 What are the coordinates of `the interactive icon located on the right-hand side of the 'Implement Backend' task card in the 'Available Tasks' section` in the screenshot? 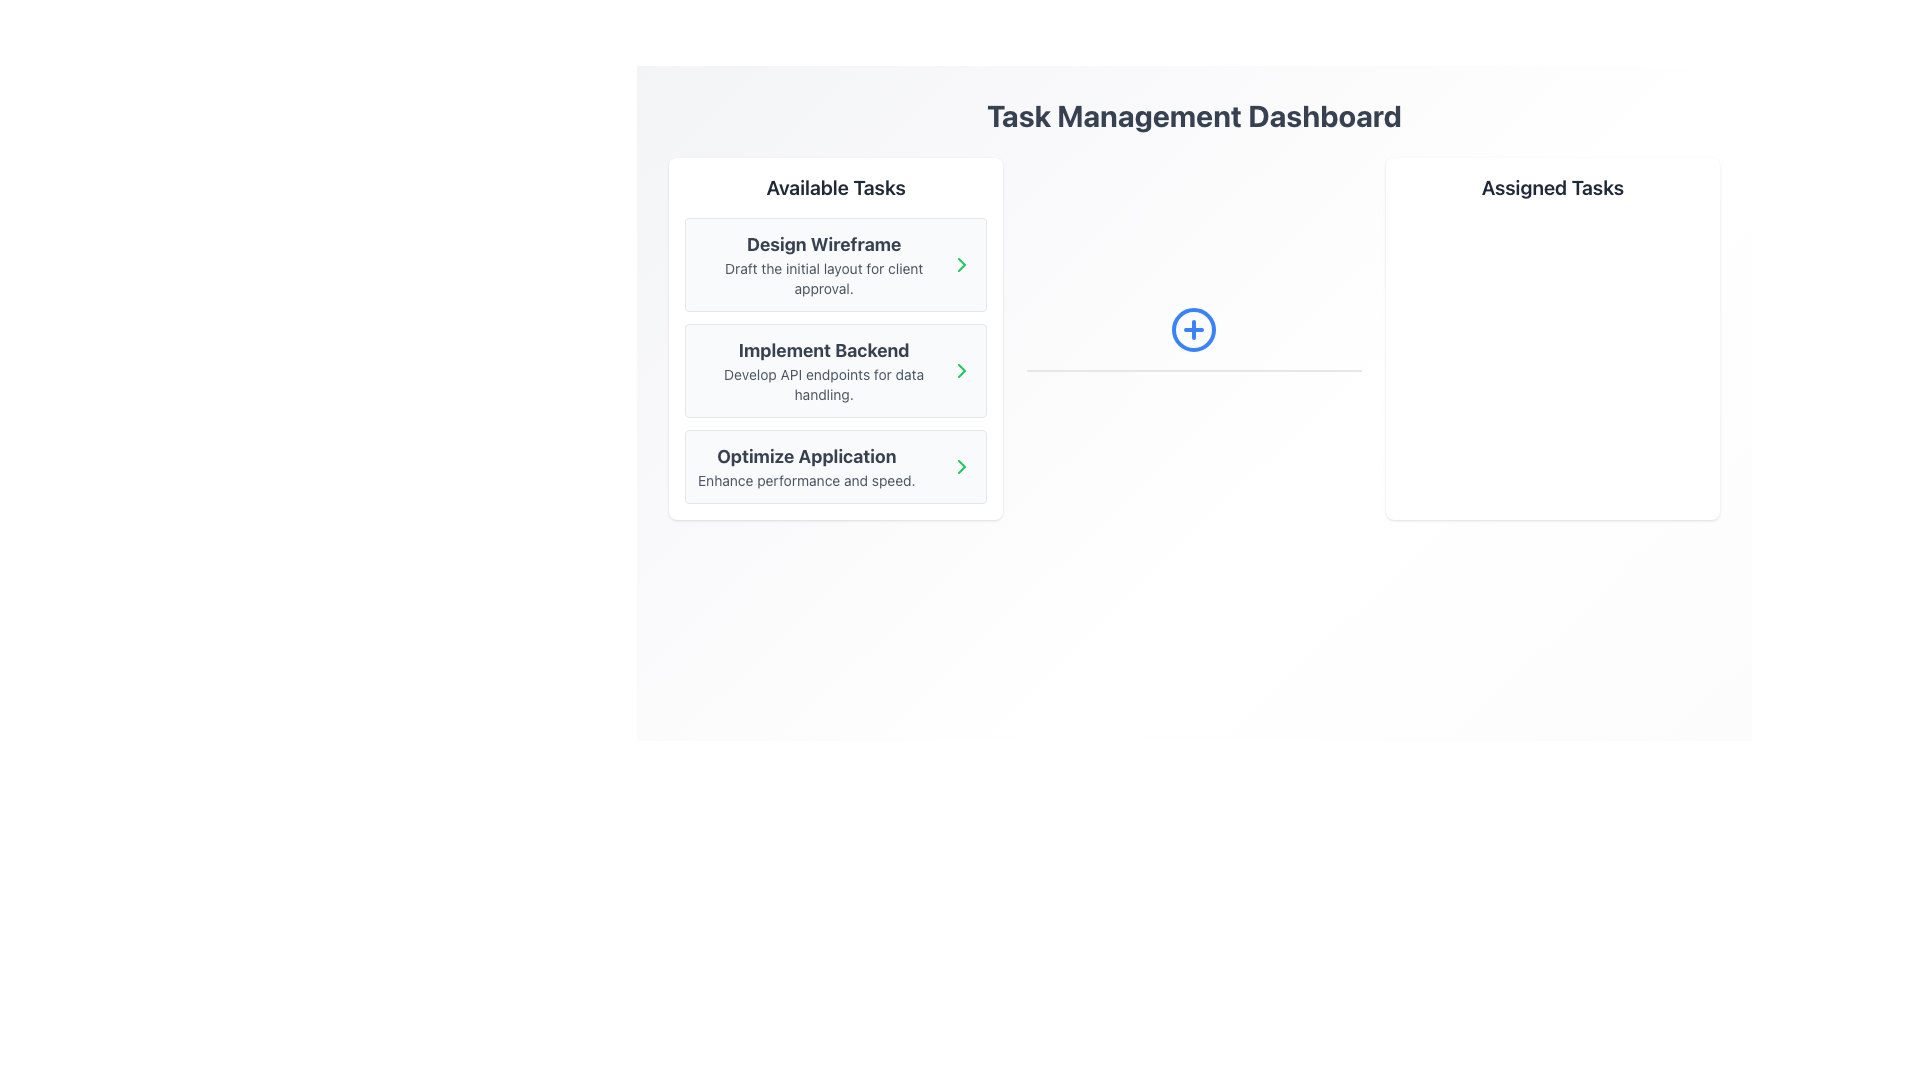 It's located at (962, 370).